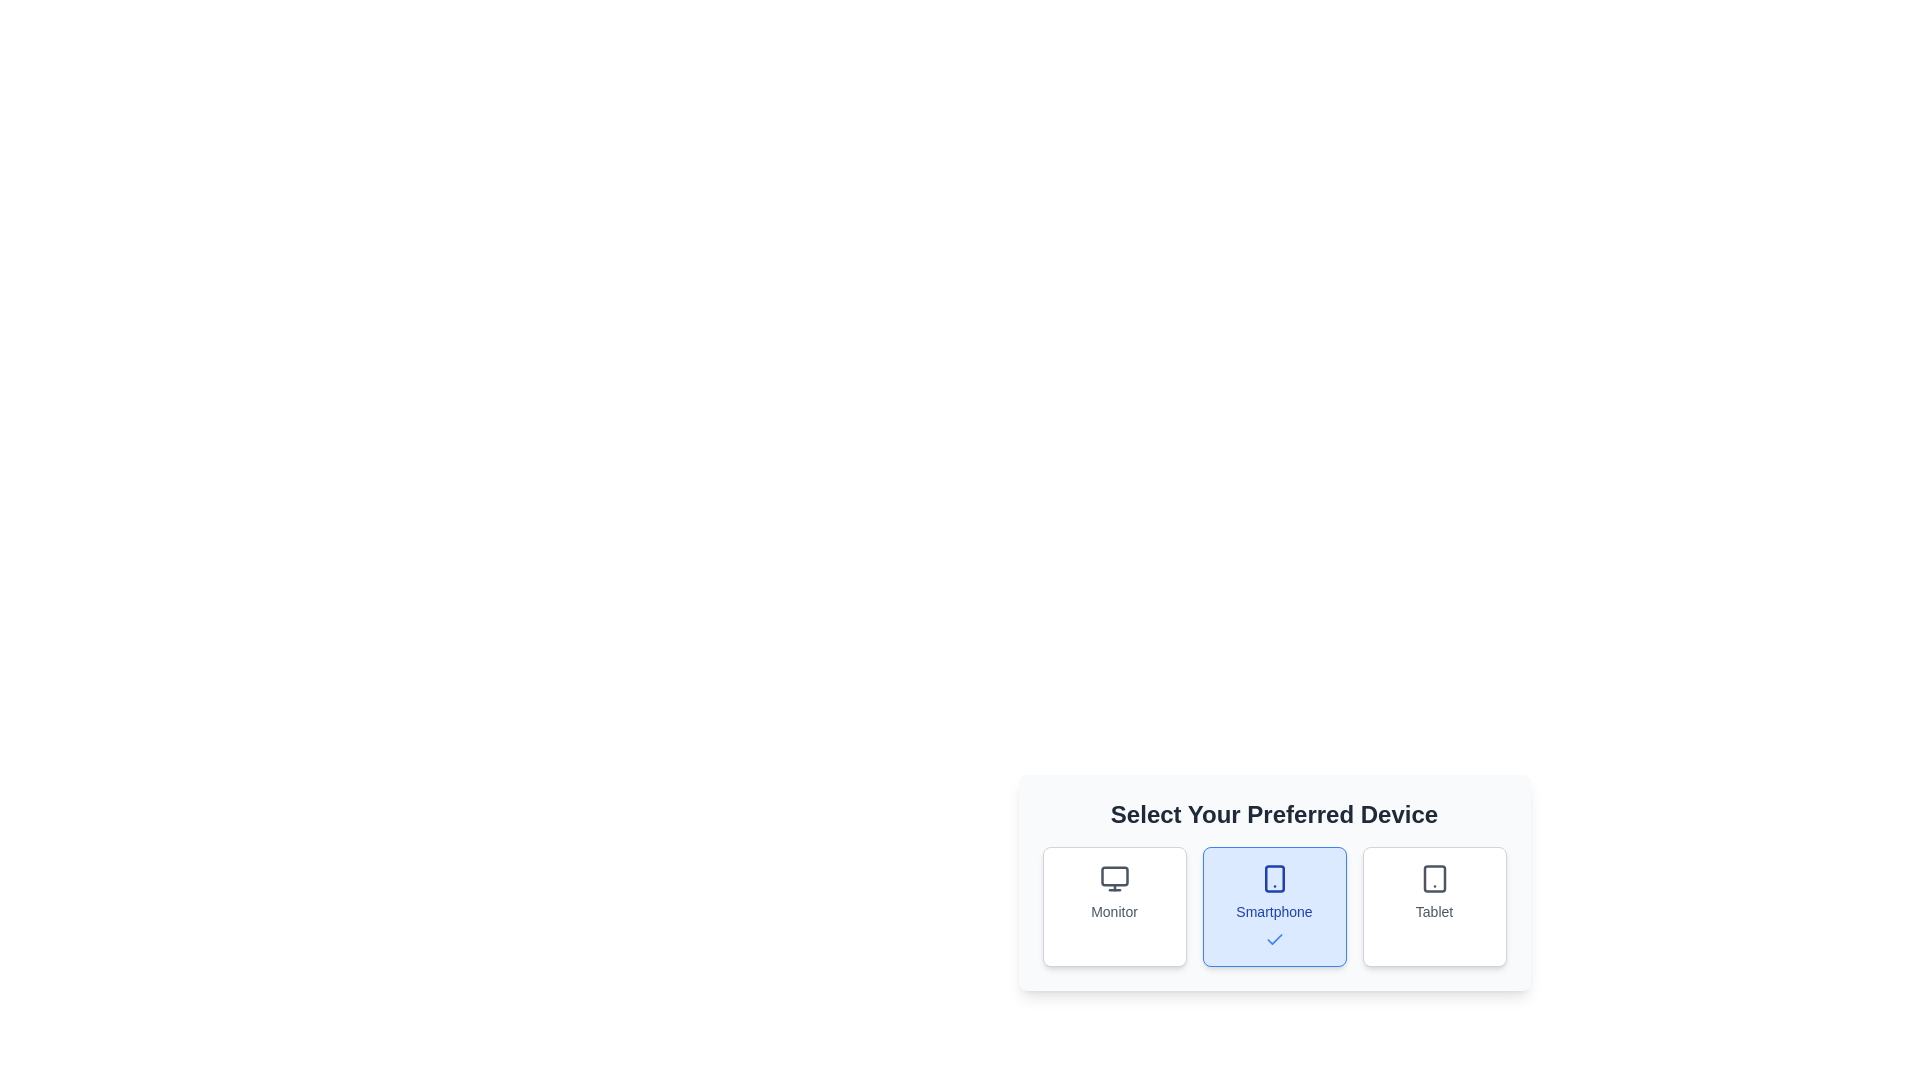 The width and height of the screenshot is (1920, 1080). Describe the element at coordinates (1273, 939) in the screenshot. I see `the checkmark icon with a blue outline located within the 'Smartphone' selection button` at that location.